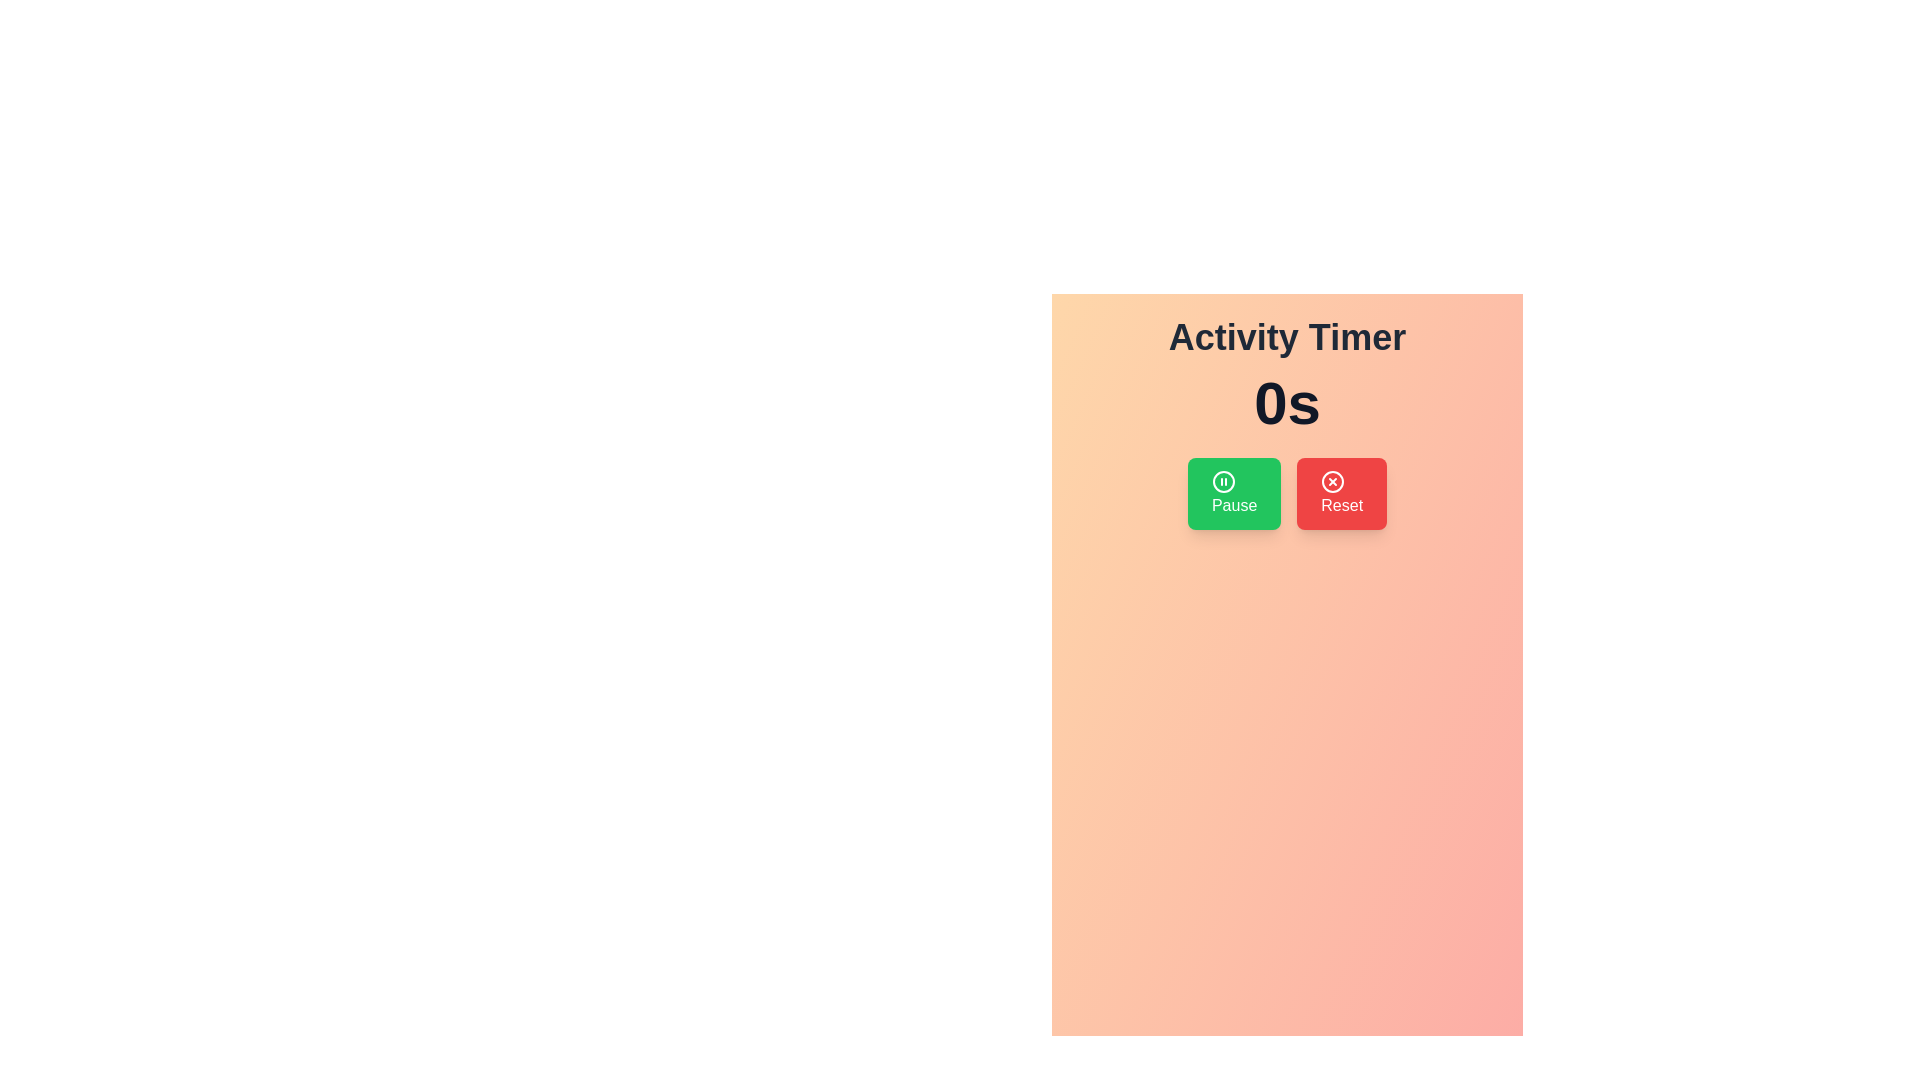 This screenshot has height=1080, width=1920. Describe the element at coordinates (1342, 493) in the screenshot. I see `the 'Reset' button` at that location.